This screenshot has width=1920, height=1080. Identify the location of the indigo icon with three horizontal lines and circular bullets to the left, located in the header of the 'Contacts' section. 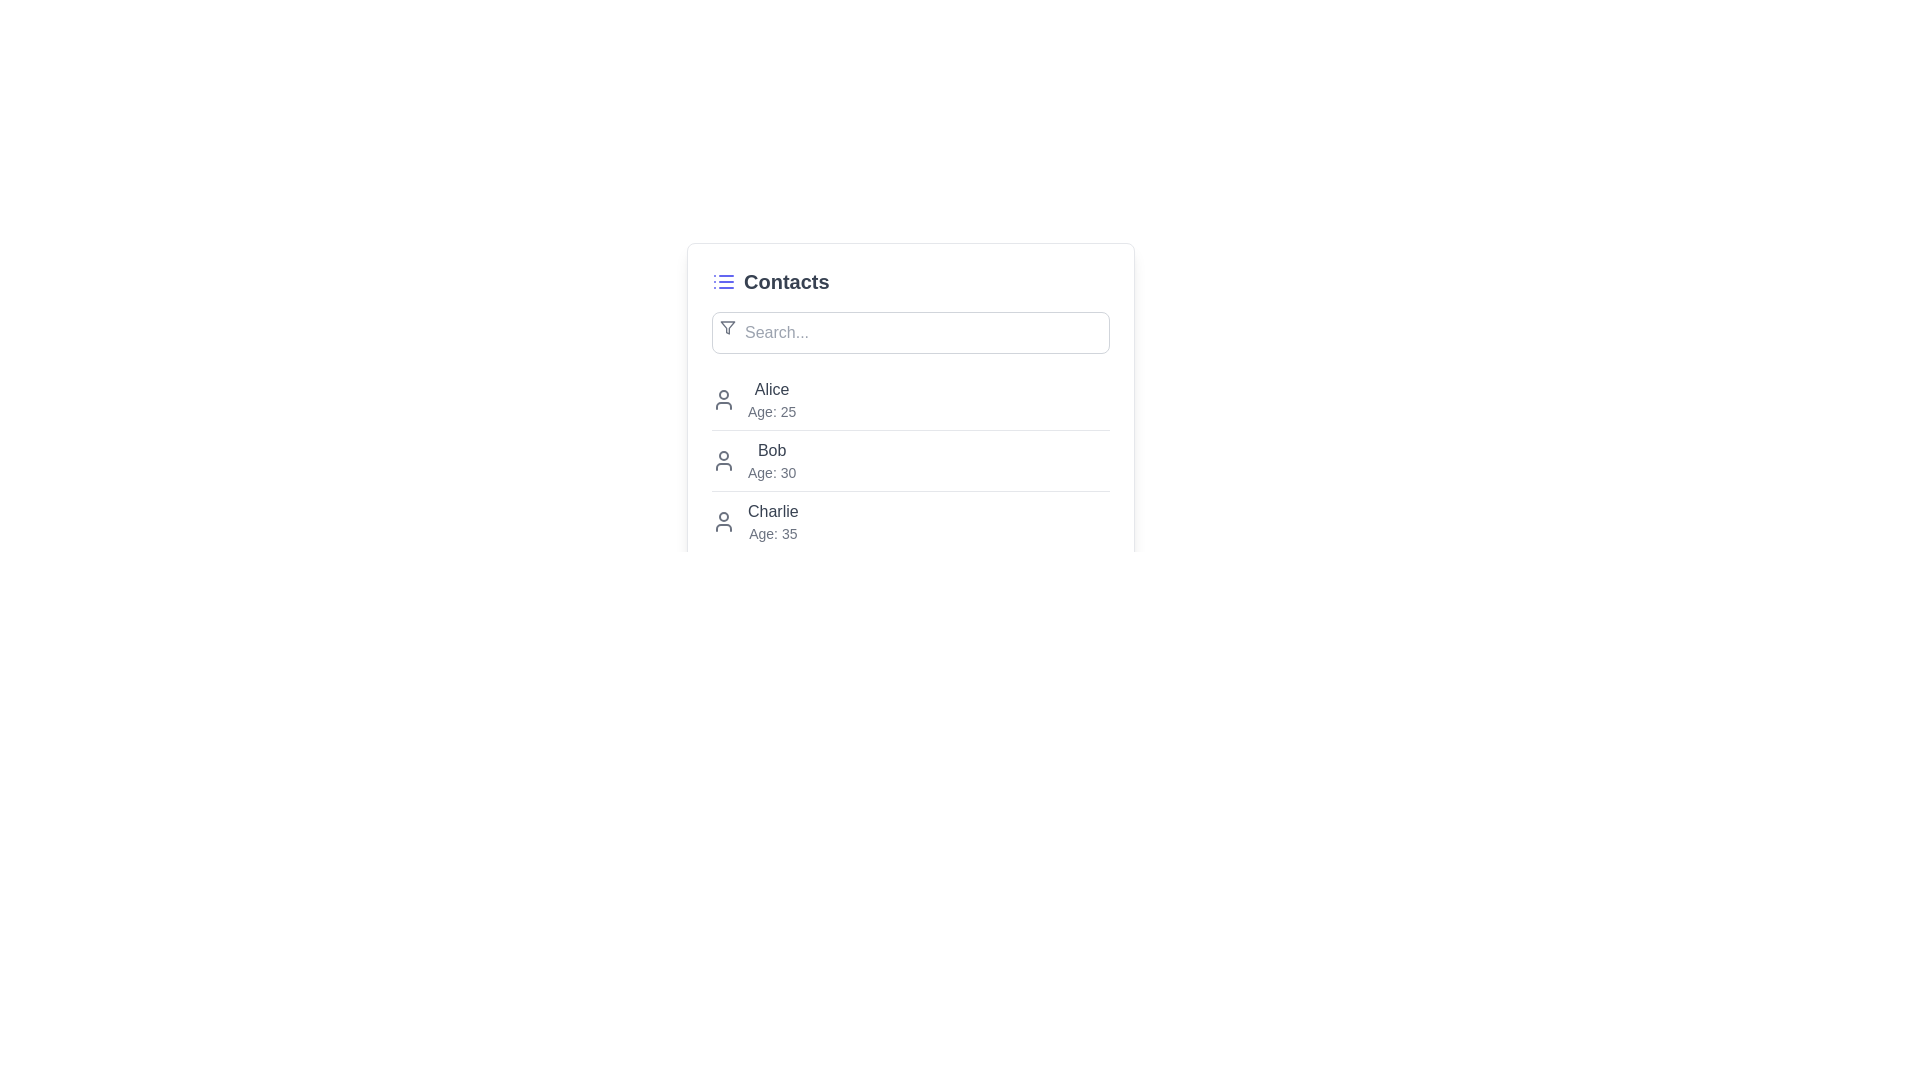
(723, 281).